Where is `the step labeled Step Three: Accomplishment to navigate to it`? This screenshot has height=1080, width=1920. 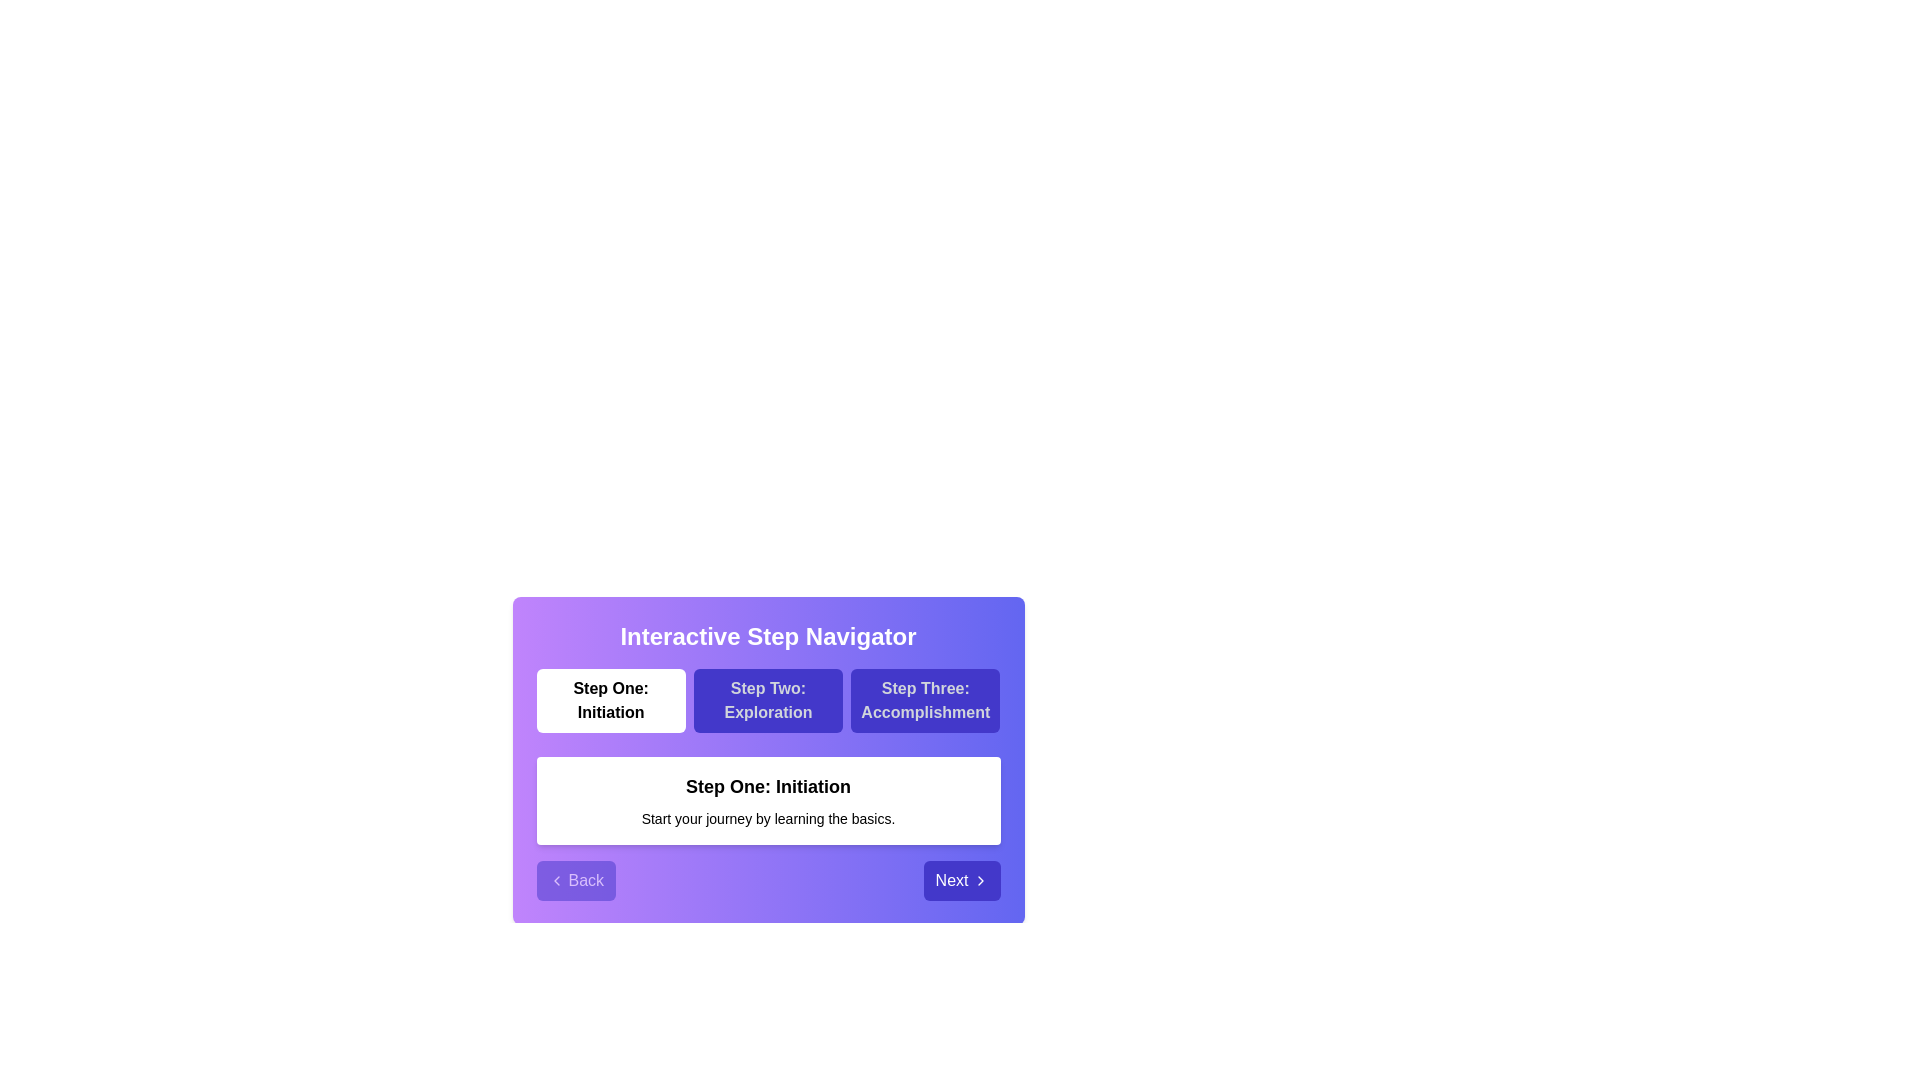
the step labeled Step Three: Accomplishment to navigate to it is located at coordinates (925, 700).